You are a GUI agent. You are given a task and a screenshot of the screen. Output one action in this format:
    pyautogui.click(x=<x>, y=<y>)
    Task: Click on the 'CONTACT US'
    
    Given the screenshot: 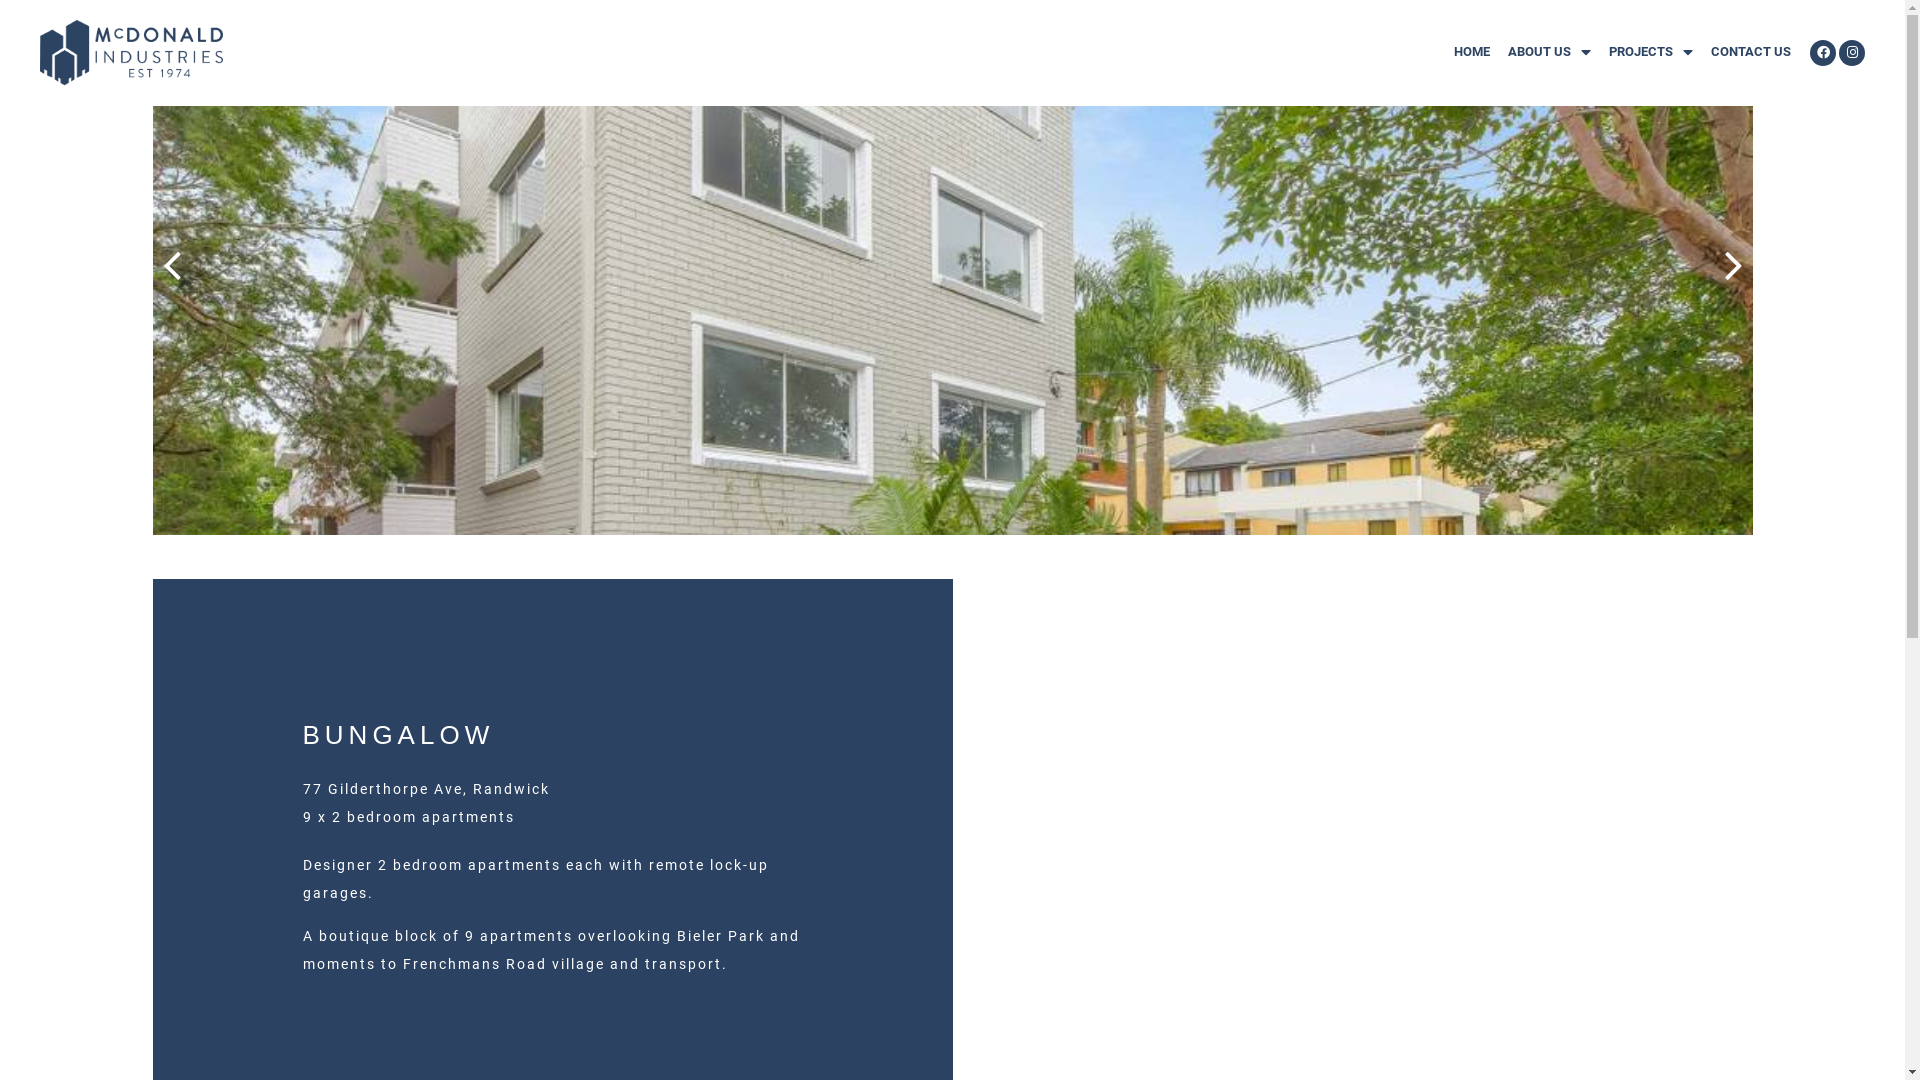 What is the action you would take?
    pyautogui.click(x=1750, y=51)
    